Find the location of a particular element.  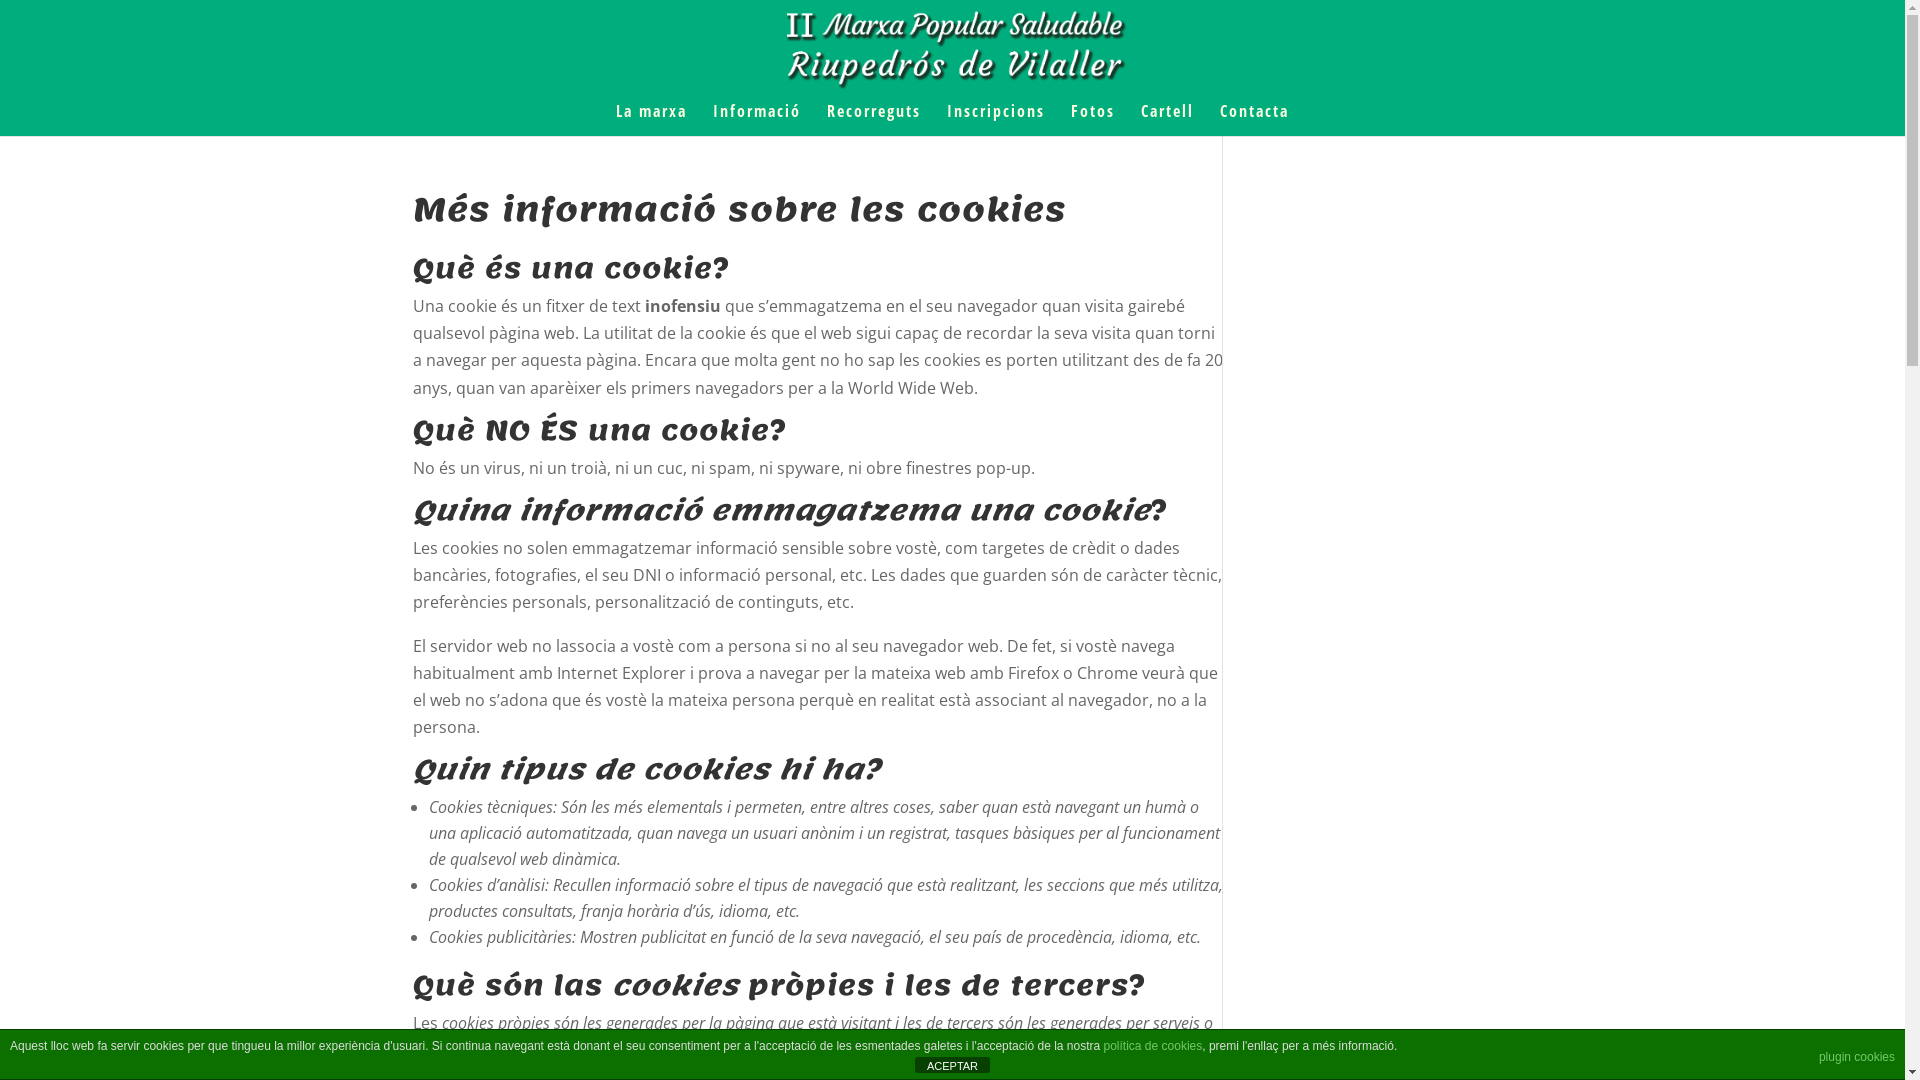

'ACEPTAR' is located at coordinates (951, 1063).